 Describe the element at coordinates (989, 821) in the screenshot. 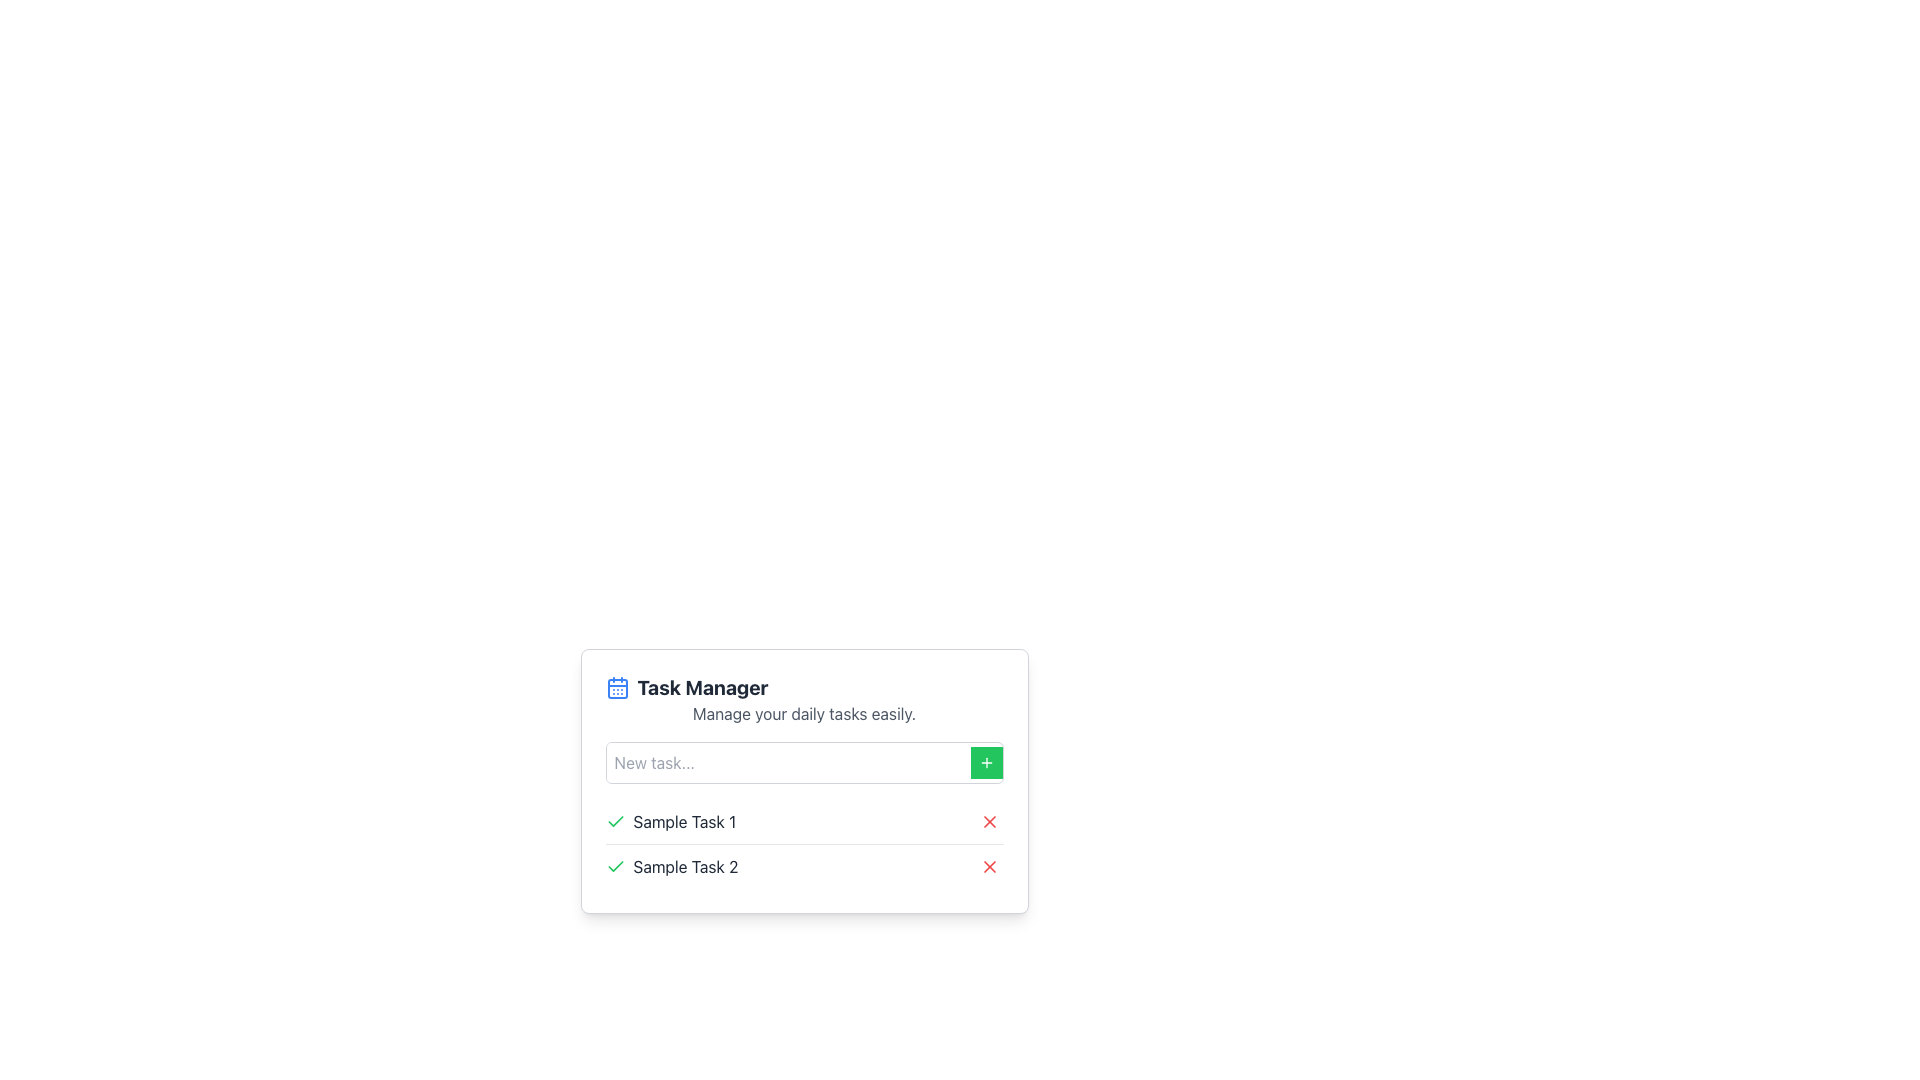

I see `the delete icon for 'Sample Task 1'` at that location.